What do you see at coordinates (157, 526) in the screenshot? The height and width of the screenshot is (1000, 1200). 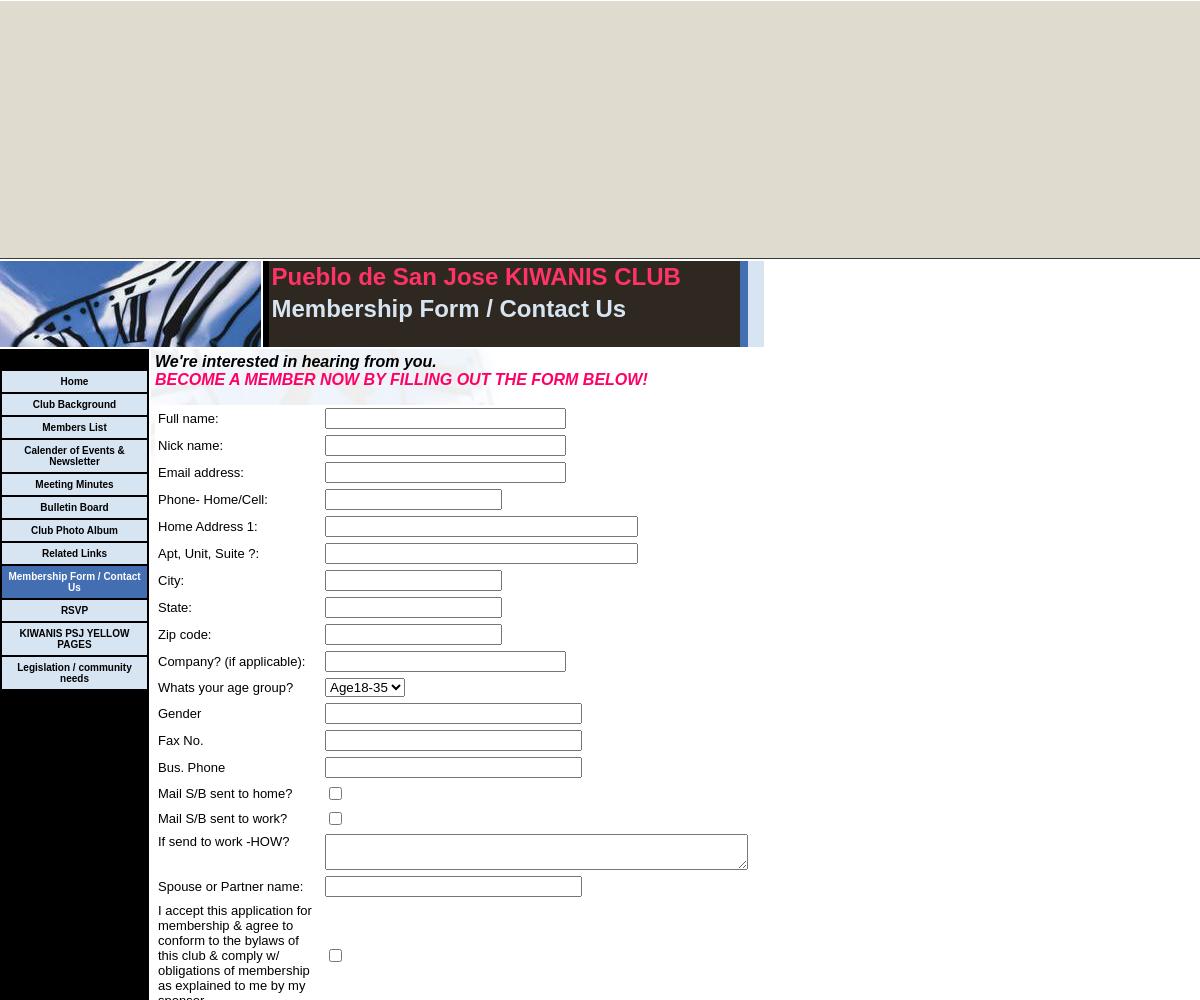 I see `'Home Address 1:'` at bounding box center [157, 526].